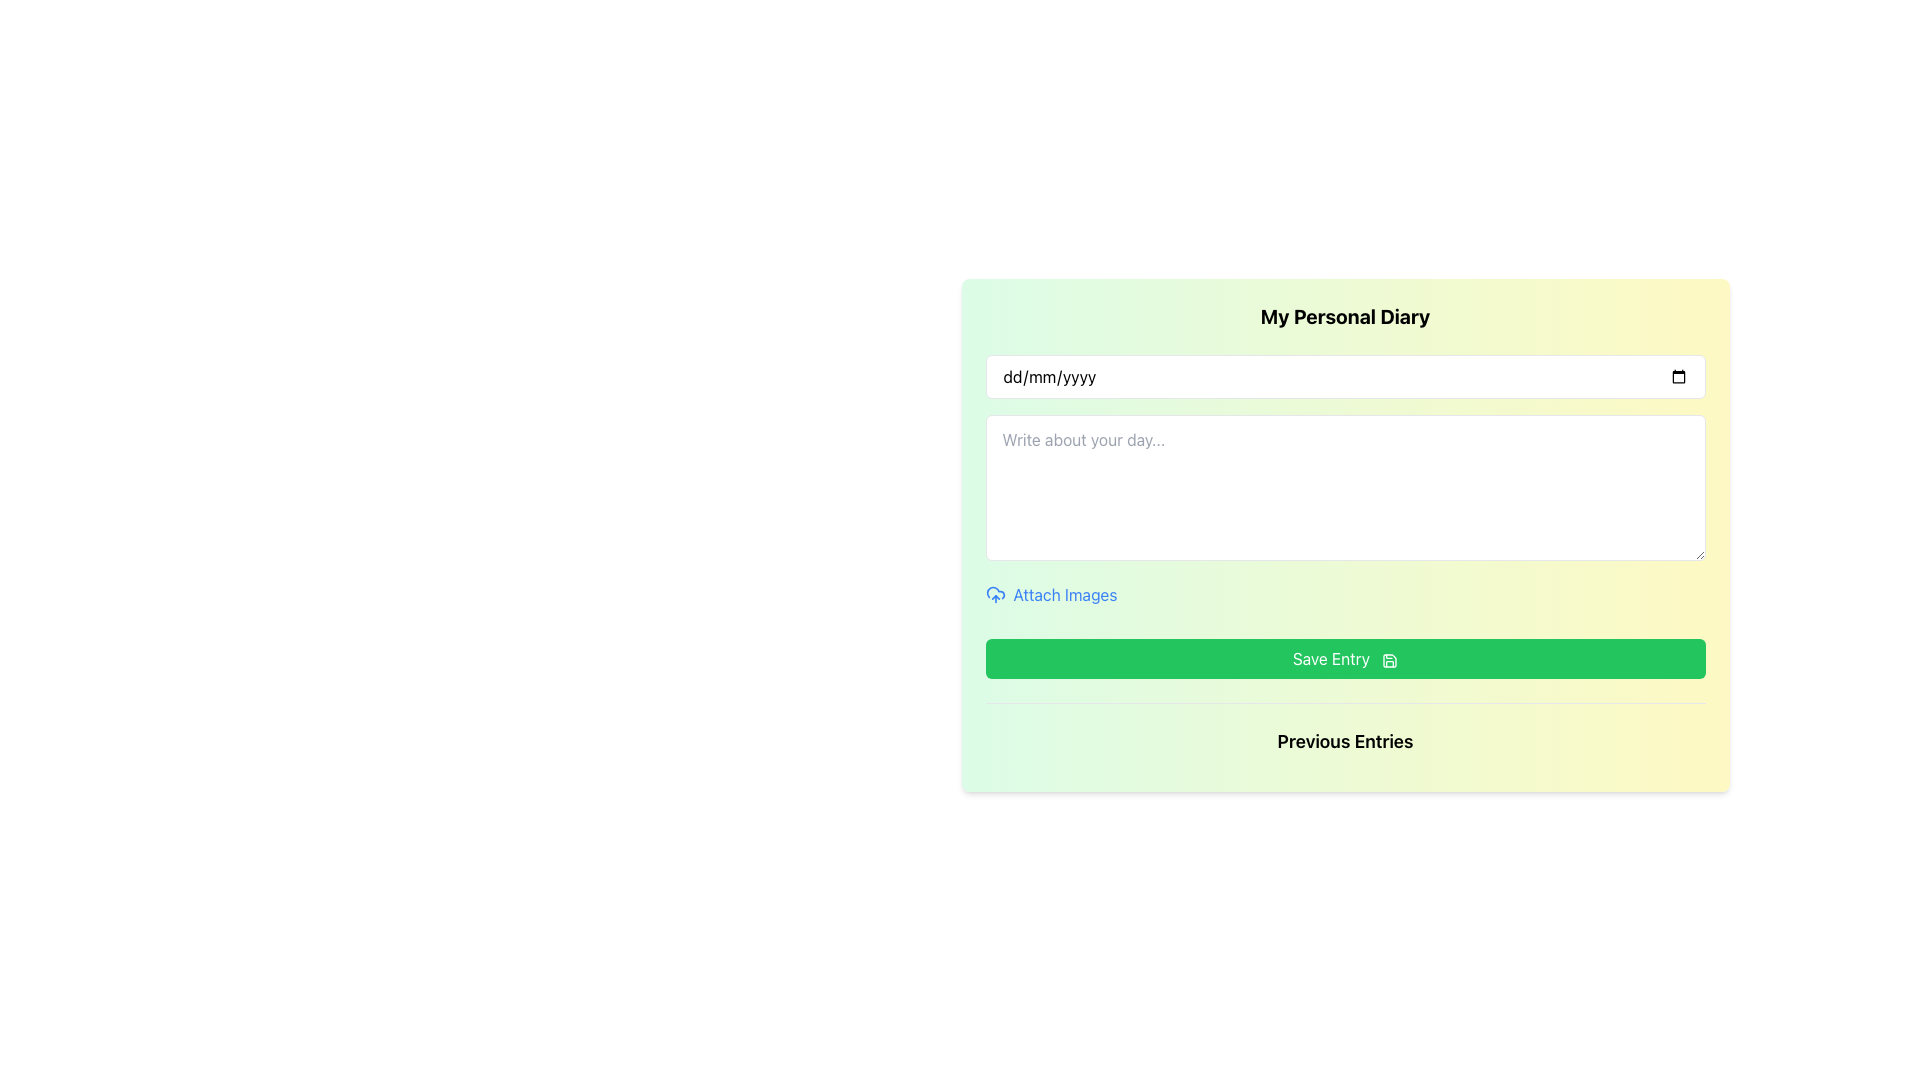 The image size is (1920, 1080). What do you see at coordinates (995, 593) in the screenshot?
I see `the icon that signifies the action of attaching or uploading image files, located immediately to the left of the 'Attach Images' text at the bottom left of the diary form interface` at bounding box center [995, 593].